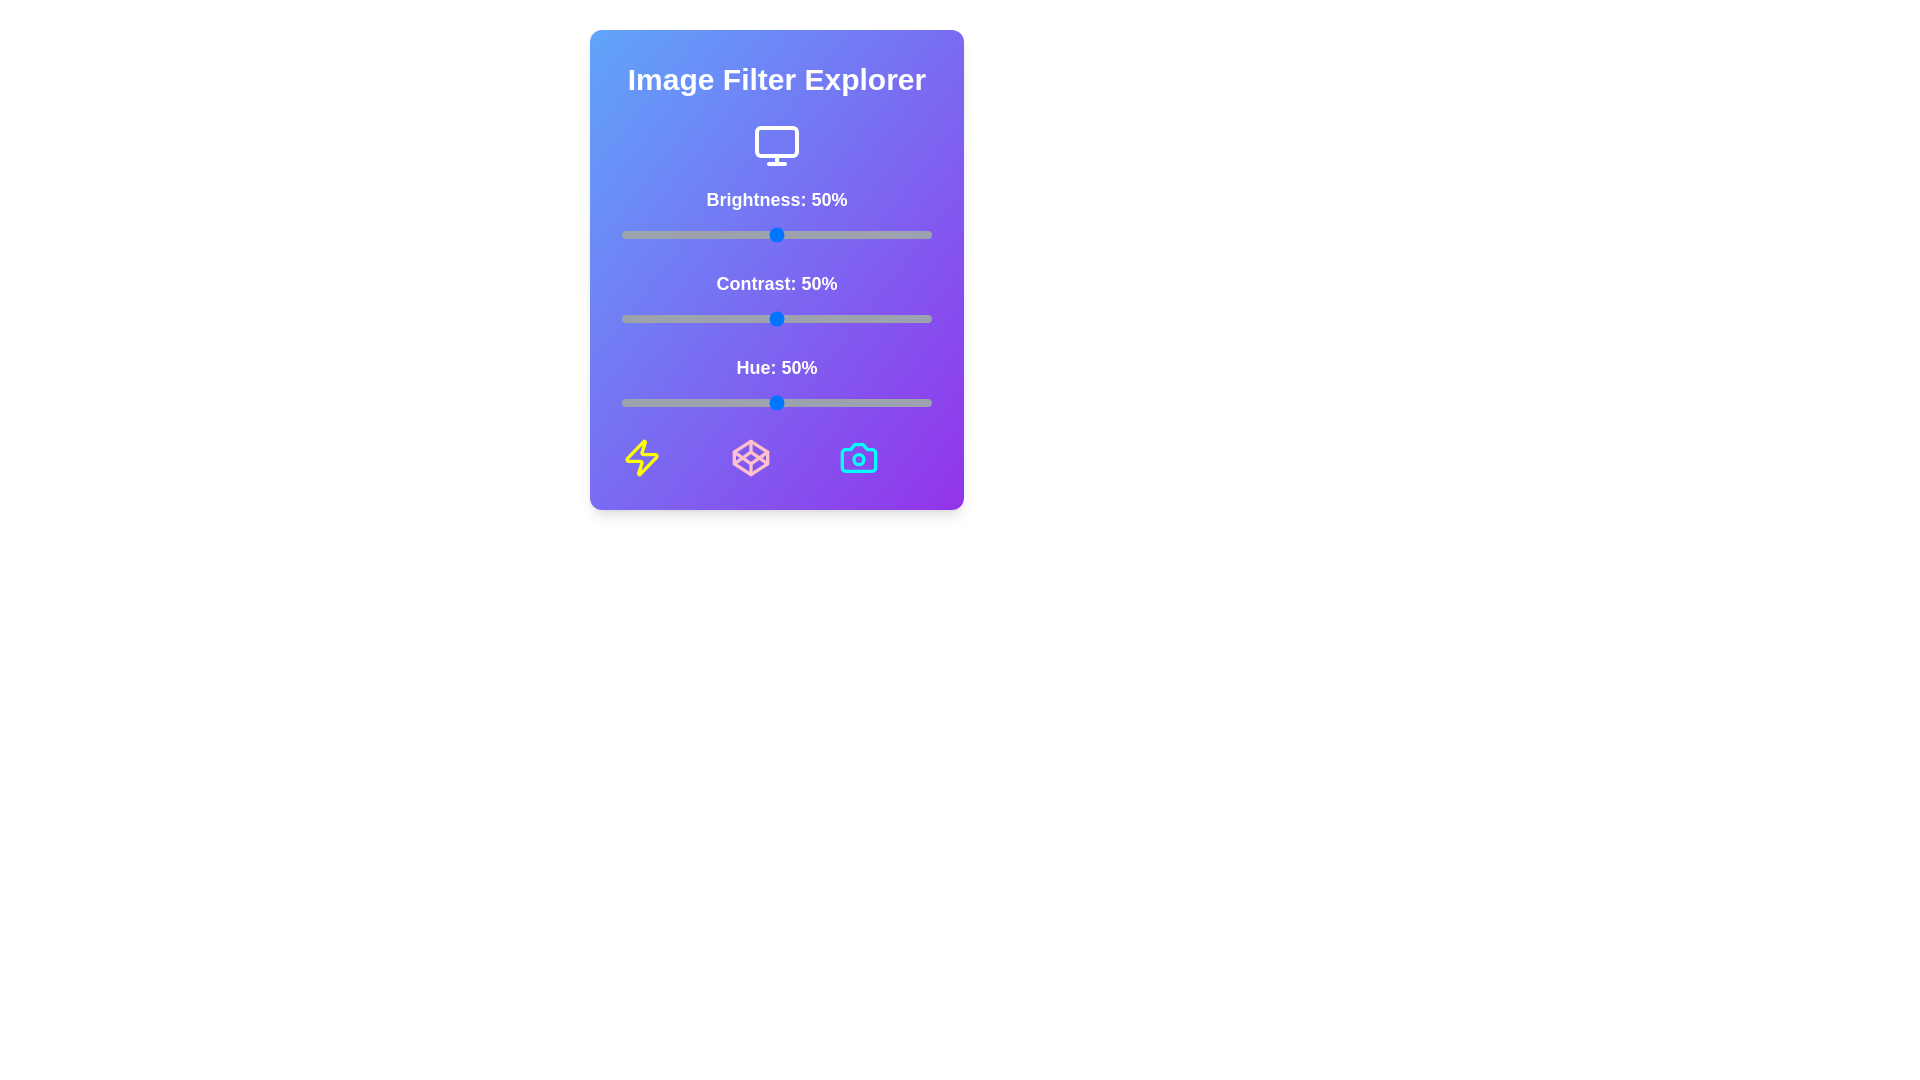 Image resolution: width=1920 pixels, height=1080 pixels. What do you see at coordinates (642, 458) in the screenshot?
I see `the lightning icon located at the bottom left of the component` at bounding box center [642, 458].